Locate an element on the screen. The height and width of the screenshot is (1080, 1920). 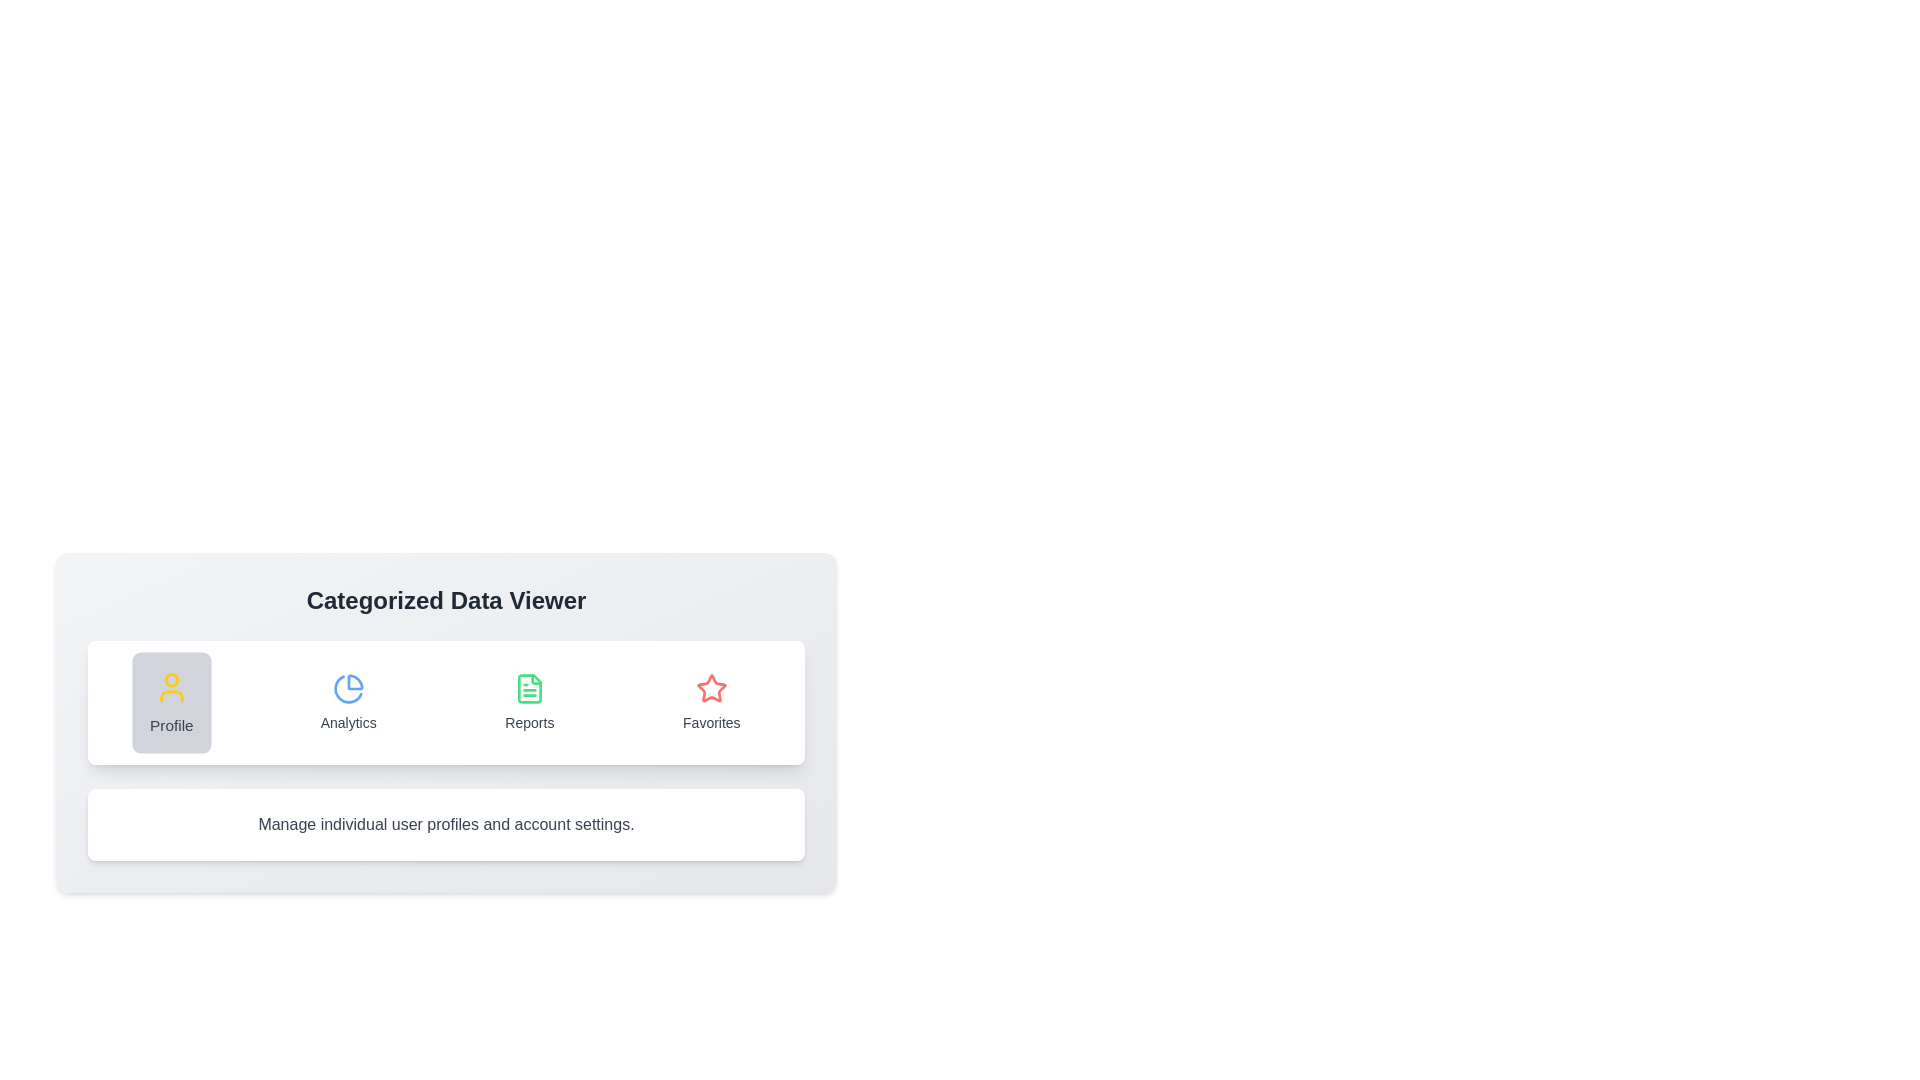
the tab labeled Reports to switch to its content is located at coordinates (528, 701).